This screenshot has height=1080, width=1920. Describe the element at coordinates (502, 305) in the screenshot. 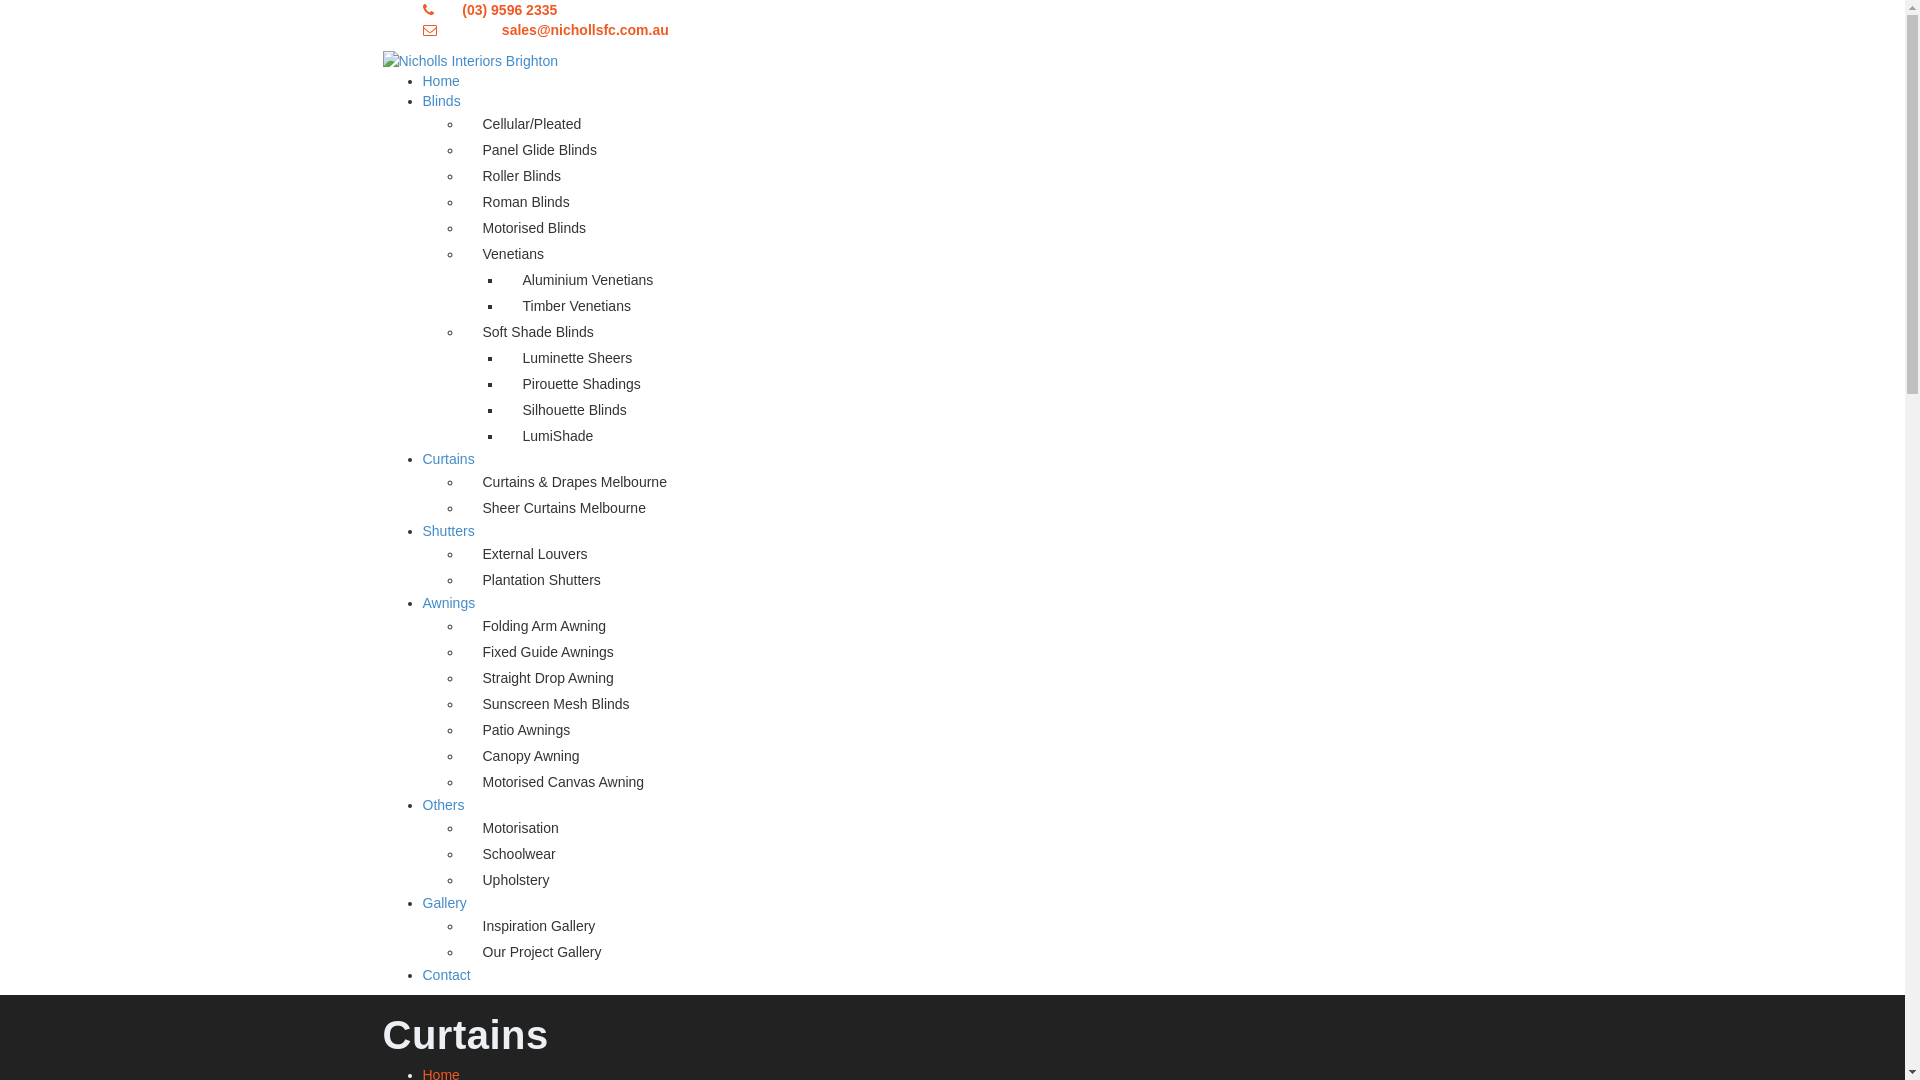

I see `'Timber Venetians'` at that location.